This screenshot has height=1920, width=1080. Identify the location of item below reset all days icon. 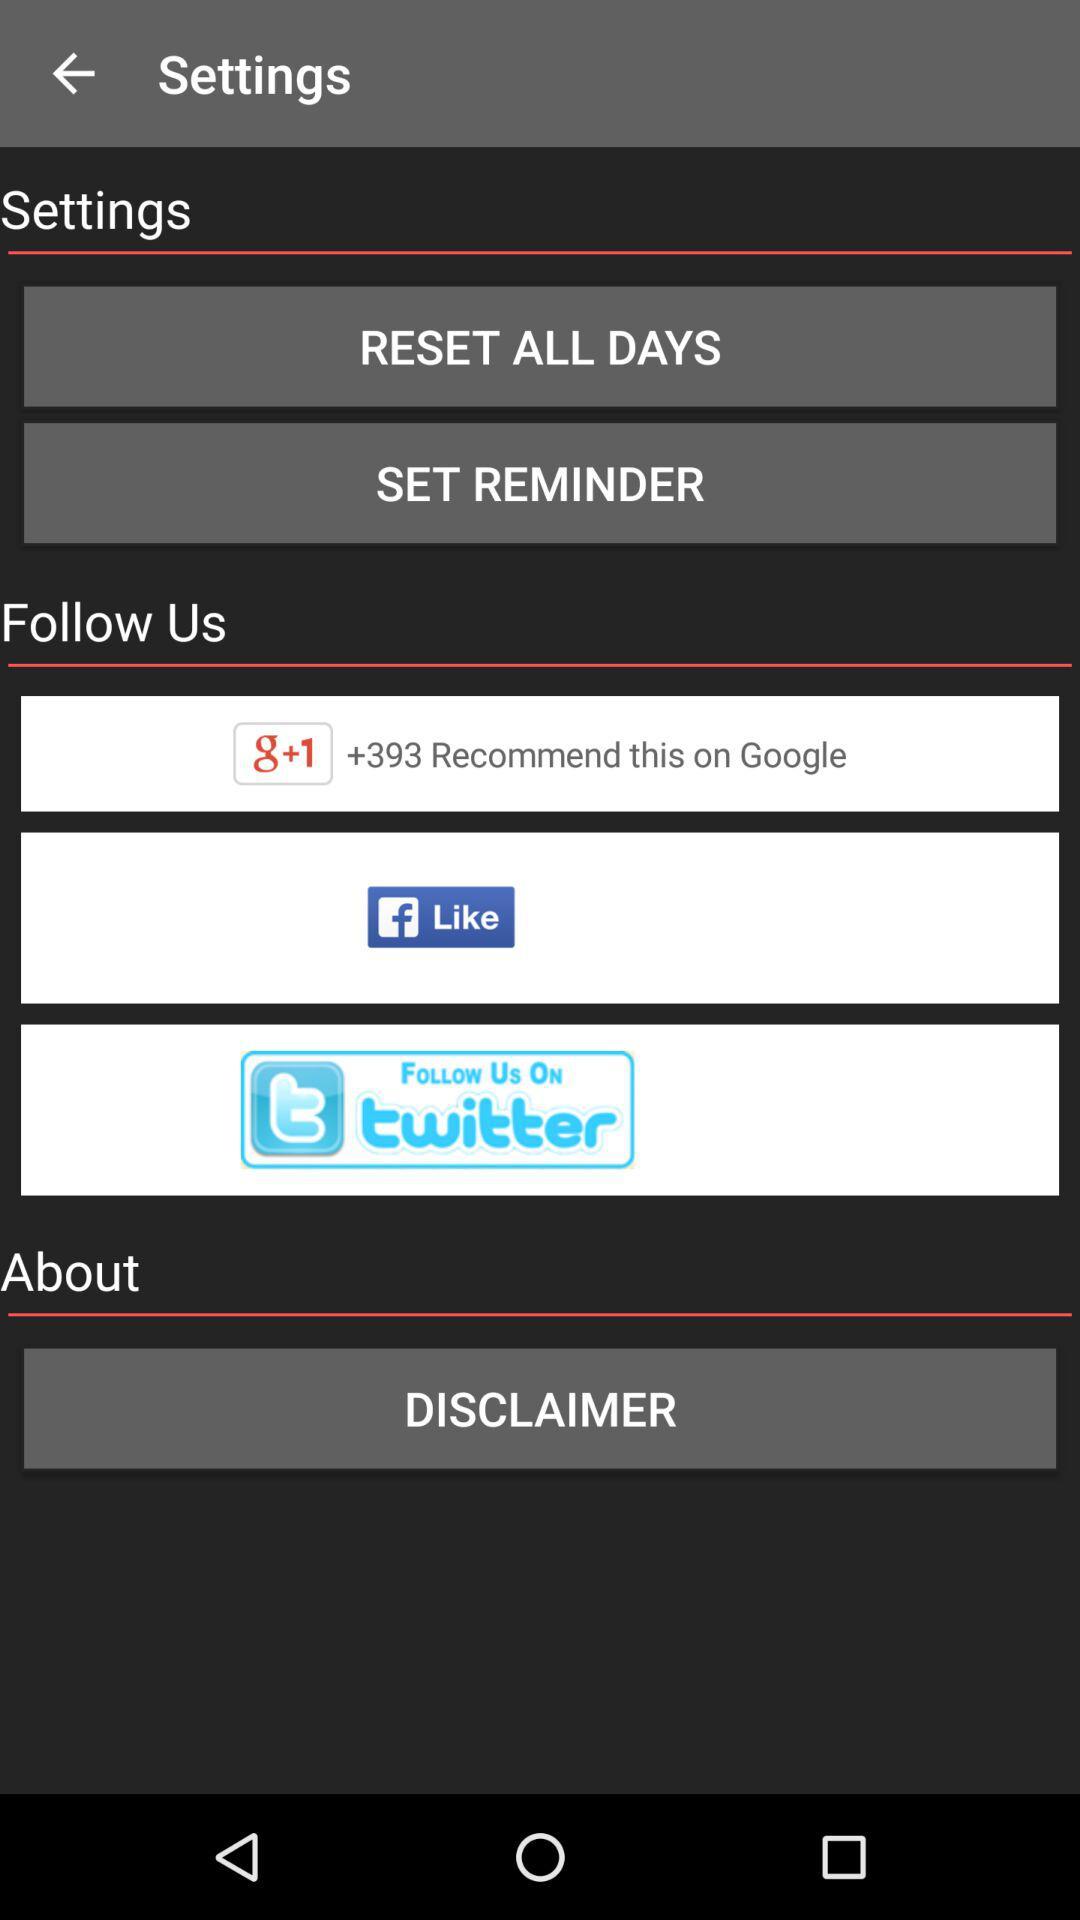
(540, 483).